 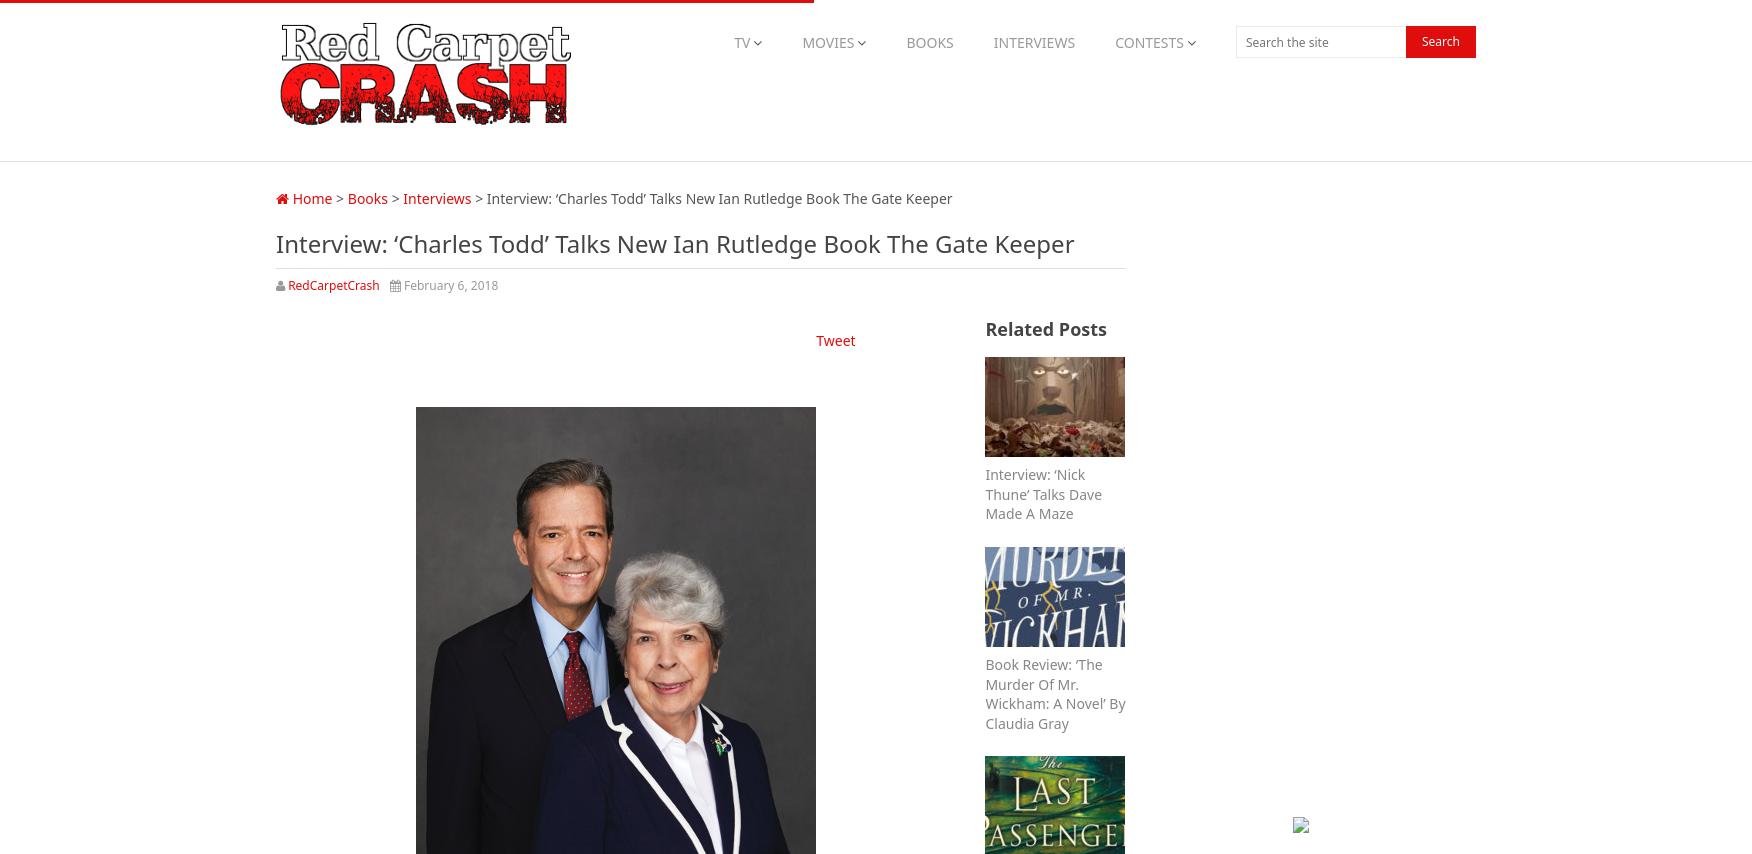 What do you see at coordinates (834, 340) in the screenshot?
I see `'Tweet'` at bounding box center [834, 340].